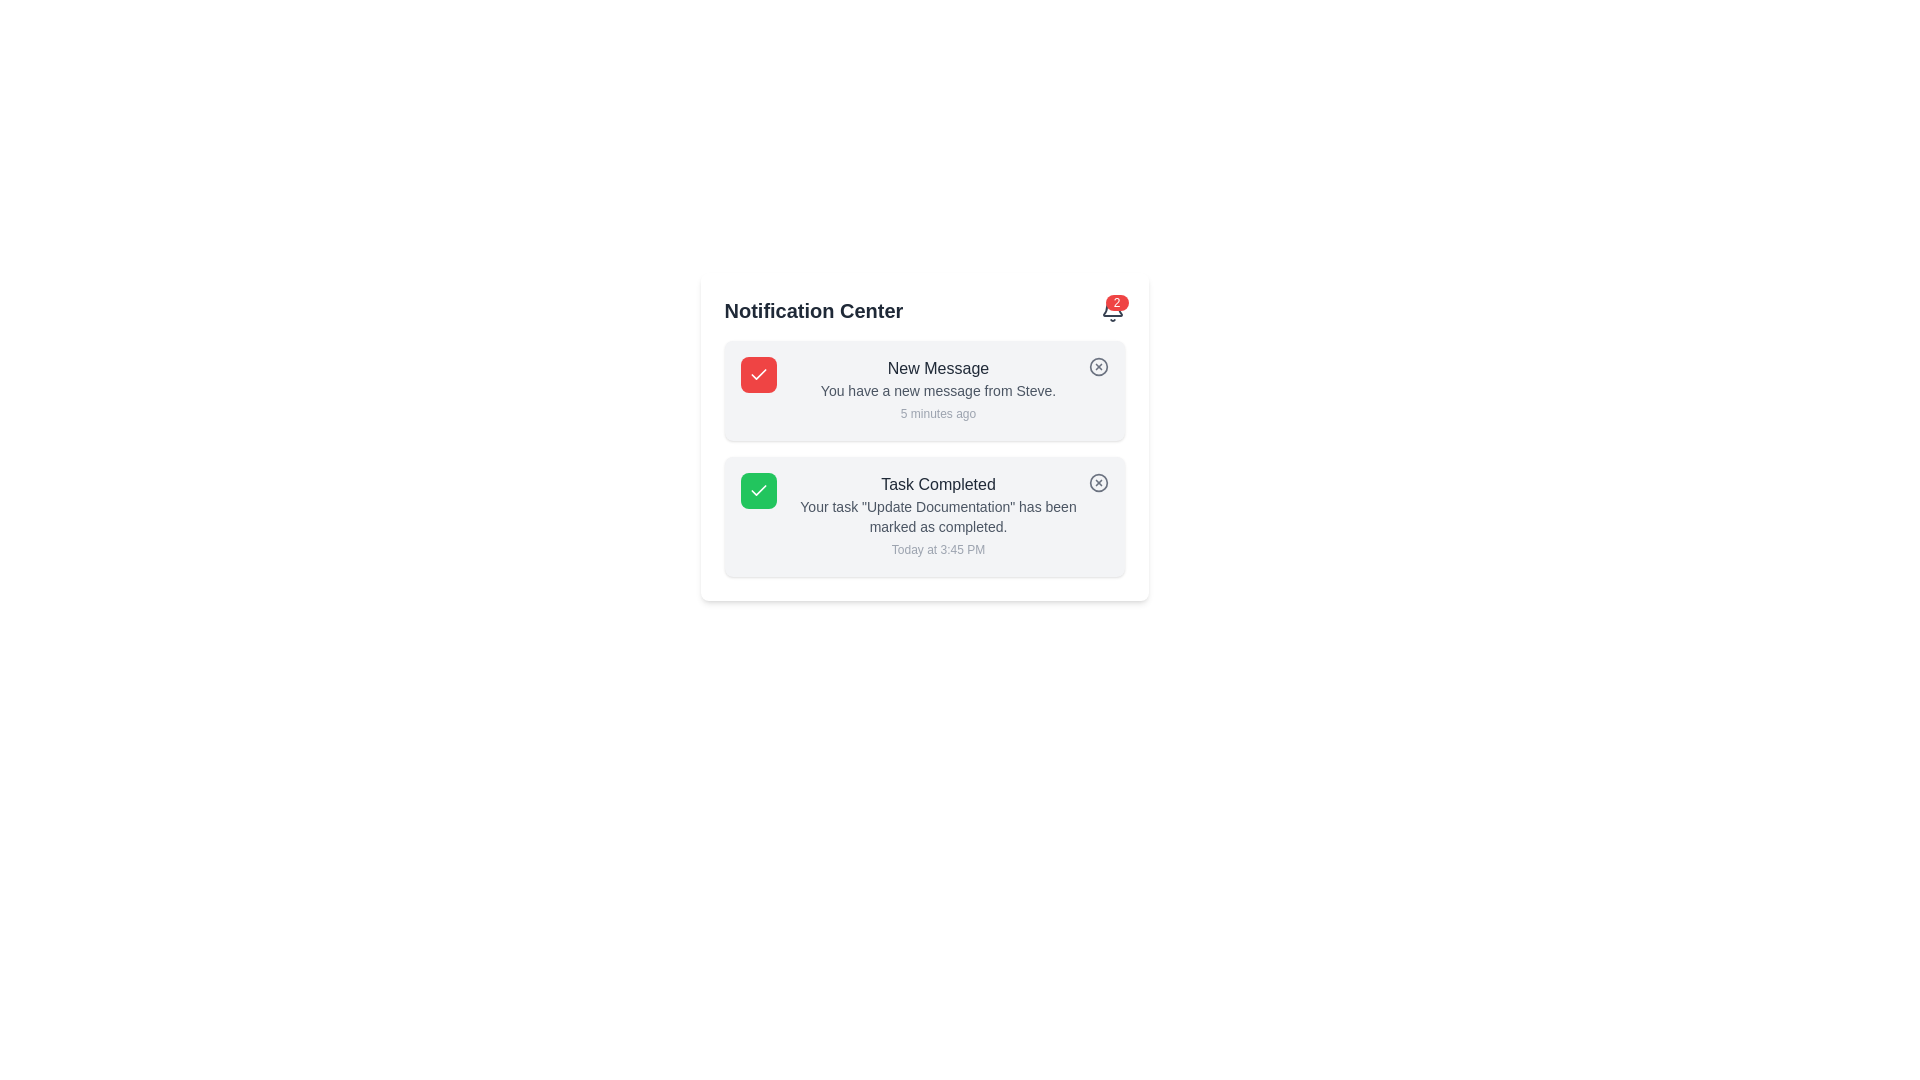  What do you see at coordinates (937, 390) in the screenshot?
I see `the surrounding elements of the 'New Message' notification, which includes a bold title and accompanying text, by clicking on it if visible` at bounding box center [937, 390].